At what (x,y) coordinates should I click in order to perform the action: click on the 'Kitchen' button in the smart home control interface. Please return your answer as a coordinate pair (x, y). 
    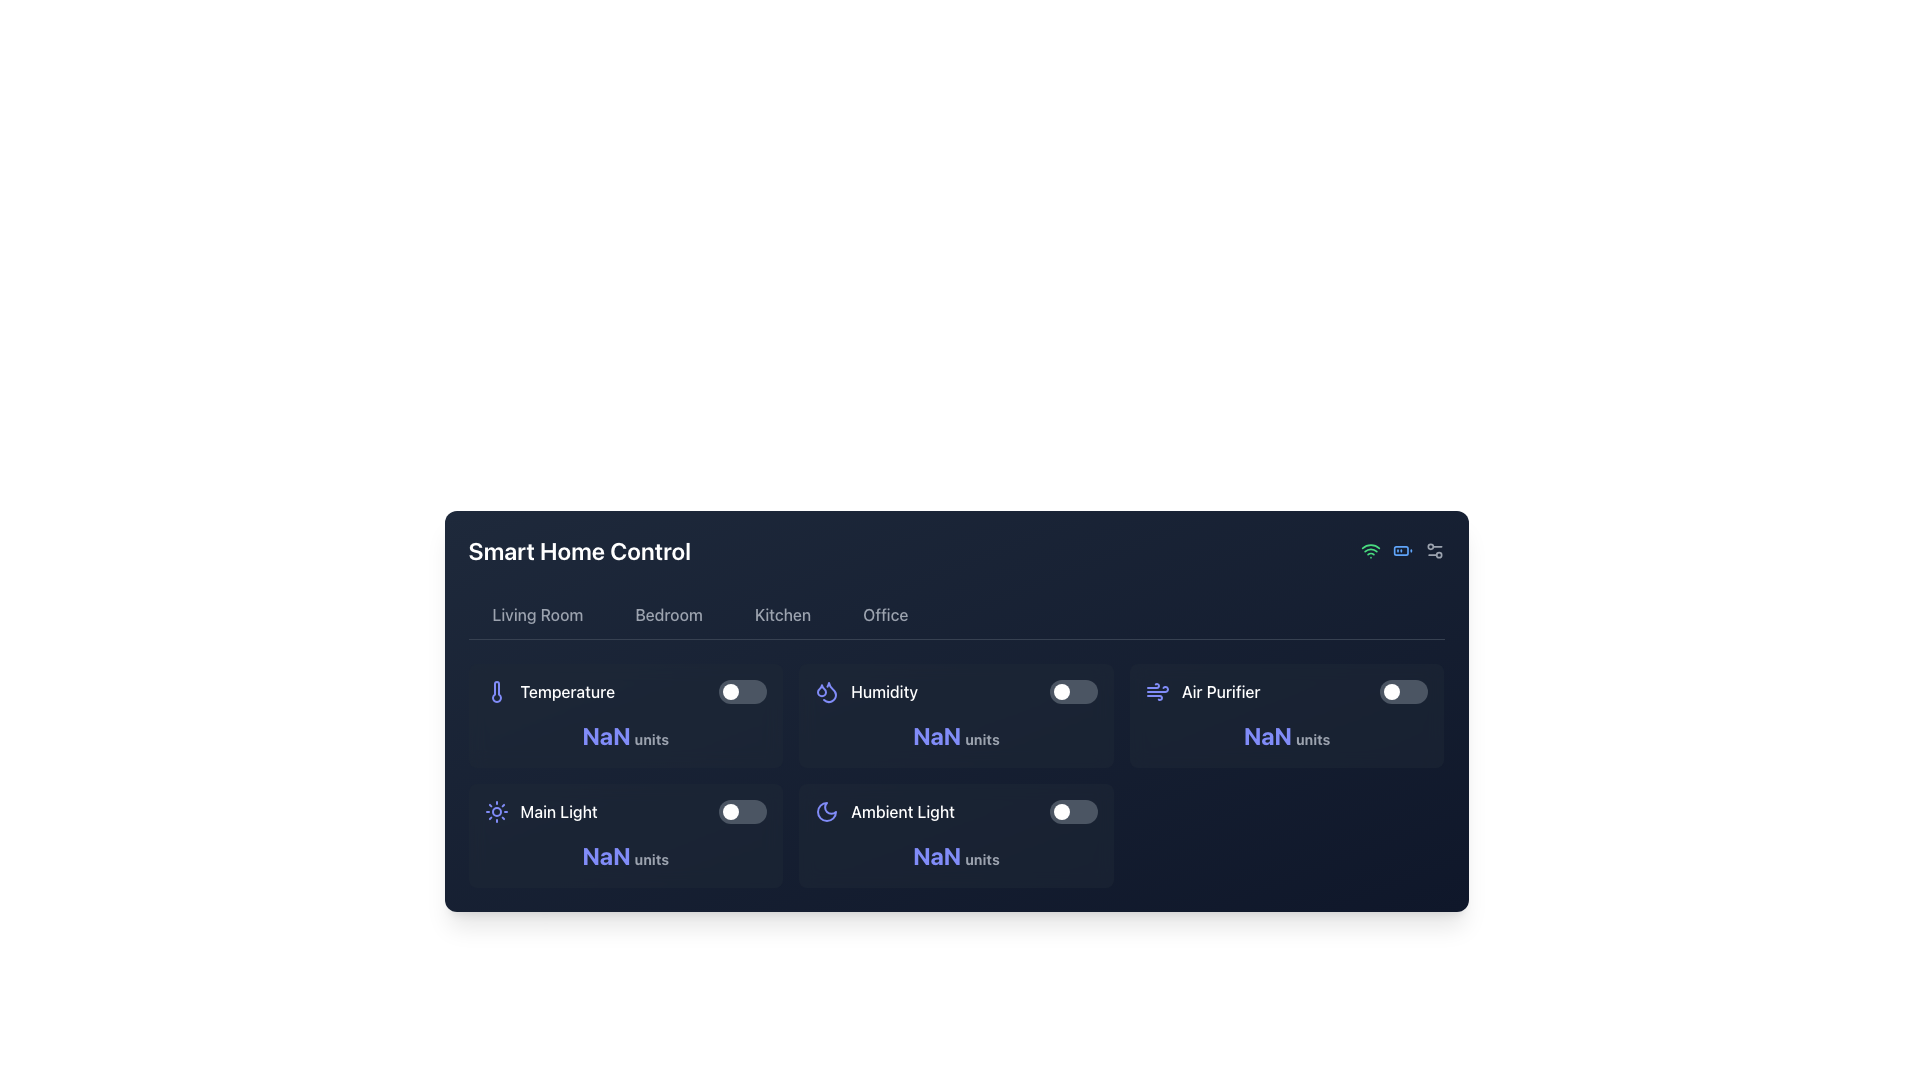
    Looking at the image, I should click on (781, 613).